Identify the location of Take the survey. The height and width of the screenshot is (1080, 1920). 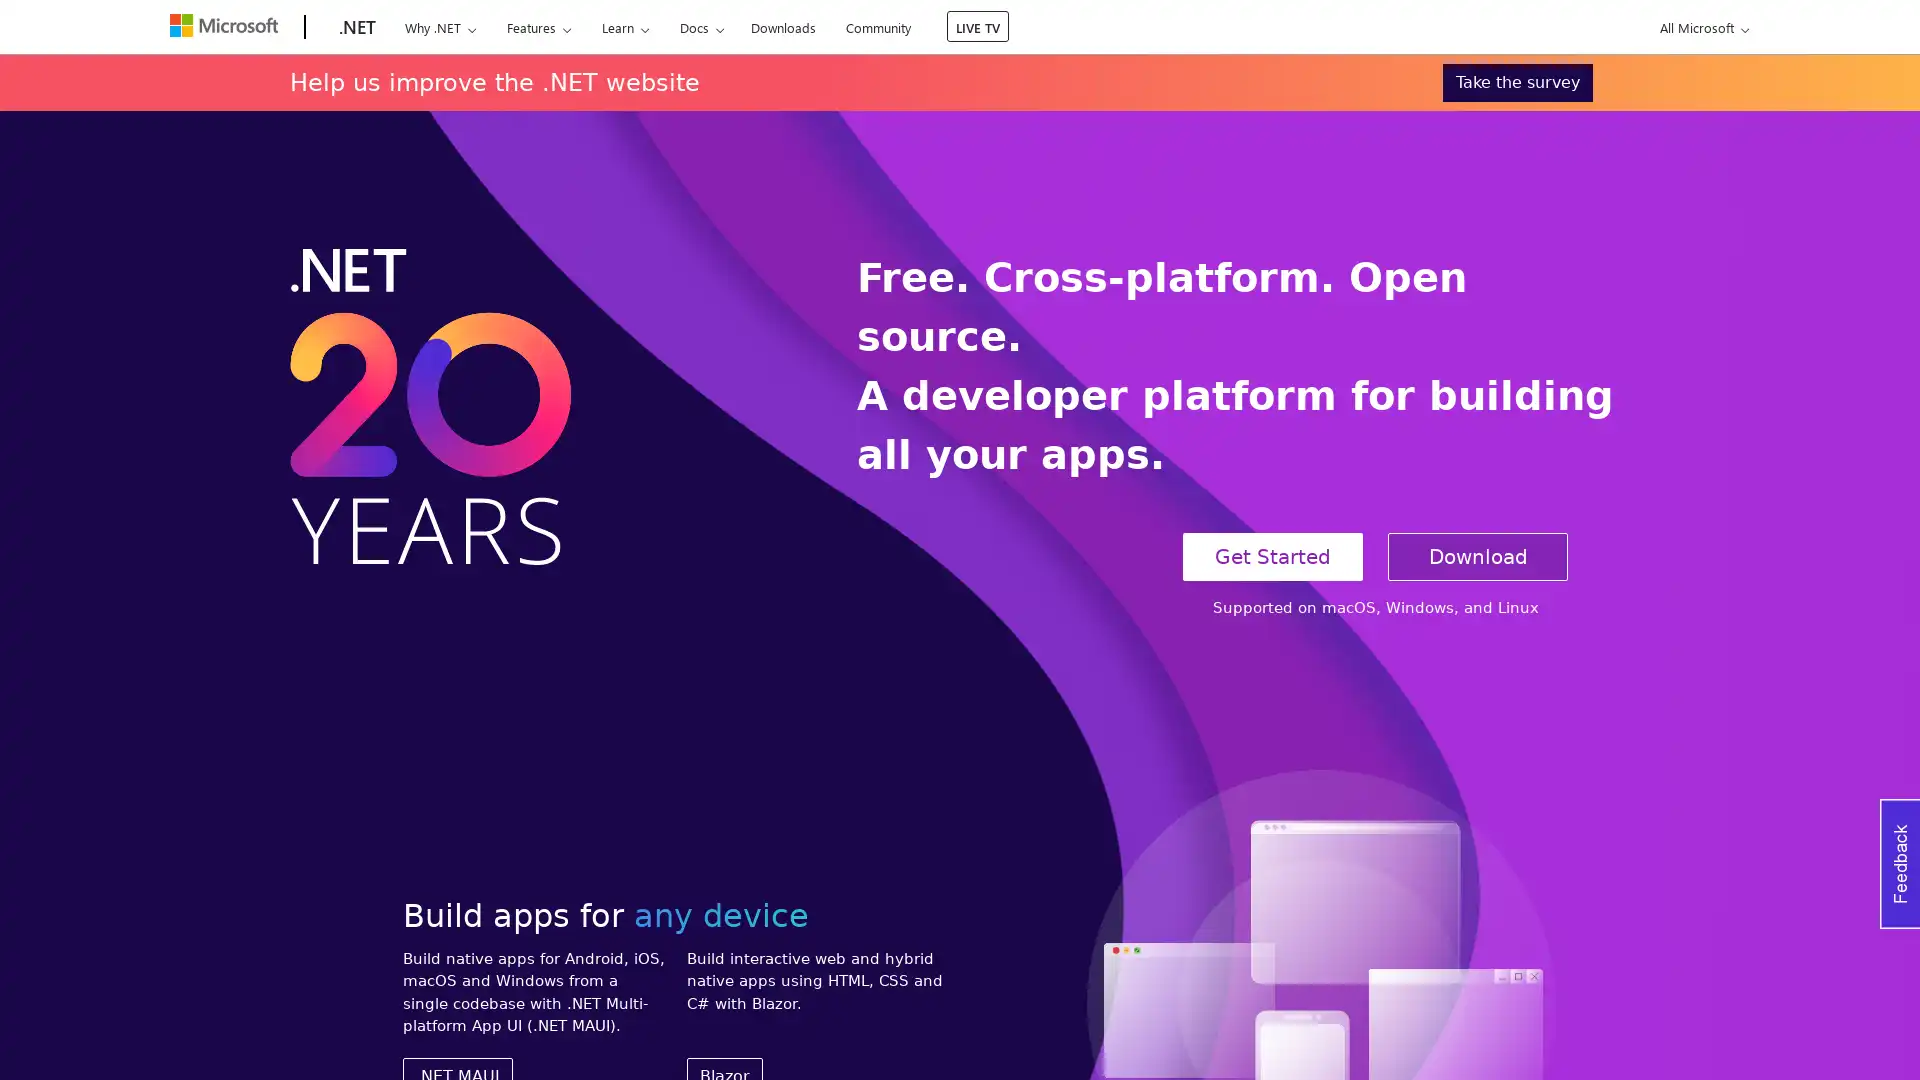
(1516, 82).